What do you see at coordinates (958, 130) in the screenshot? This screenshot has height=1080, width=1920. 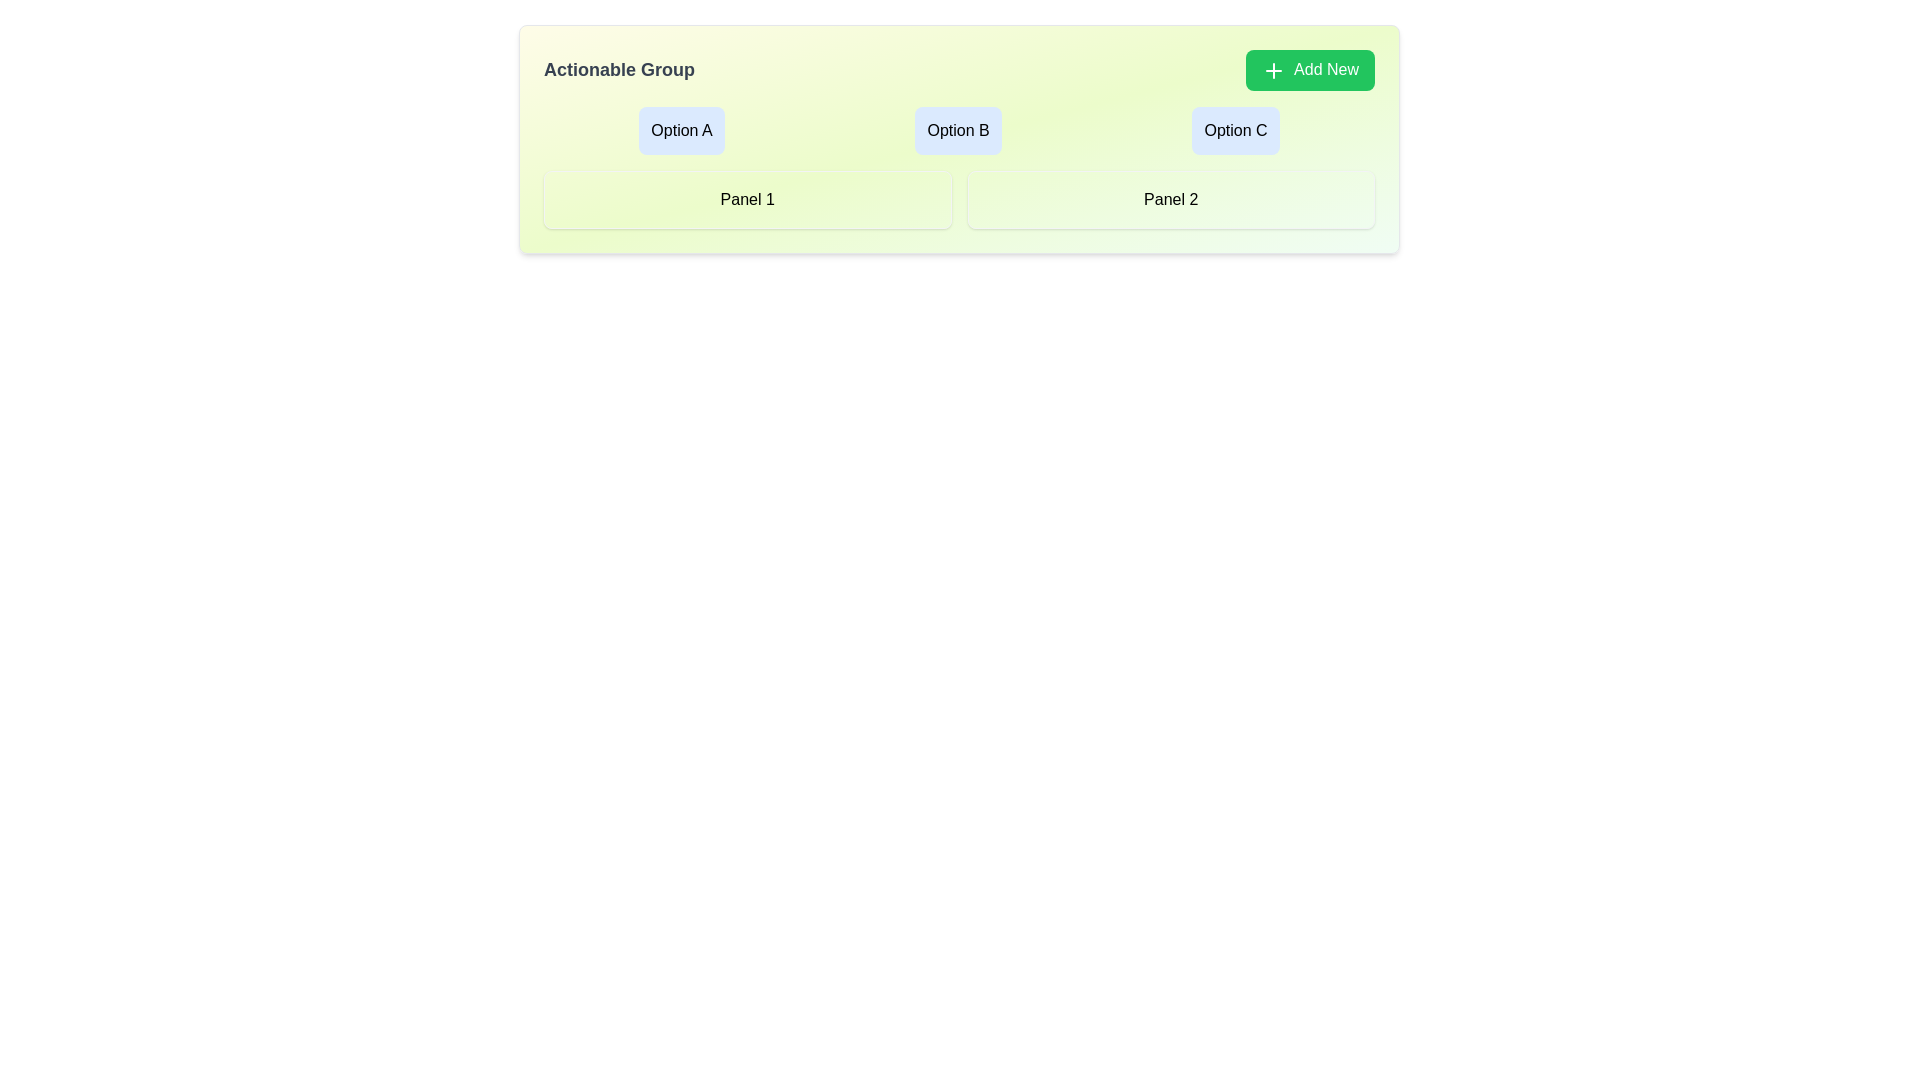 I see `the group of three interactive buttons located below the 'Actionable Group' header` at bounding box center [958, 130].